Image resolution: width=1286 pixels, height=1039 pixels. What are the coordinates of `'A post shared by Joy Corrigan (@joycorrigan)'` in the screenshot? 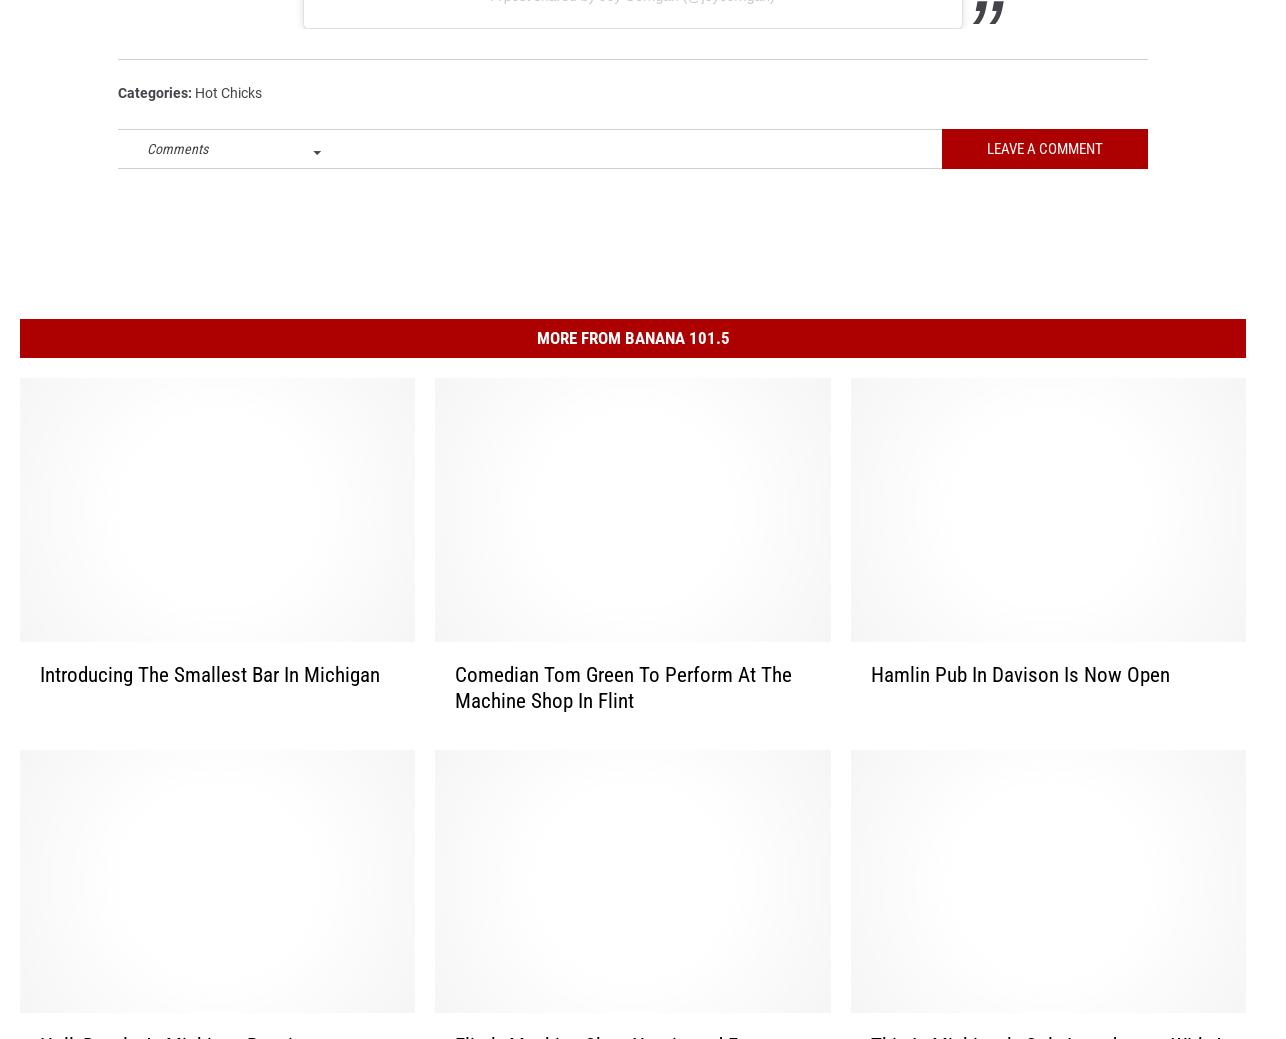 It's located at (489, 21).